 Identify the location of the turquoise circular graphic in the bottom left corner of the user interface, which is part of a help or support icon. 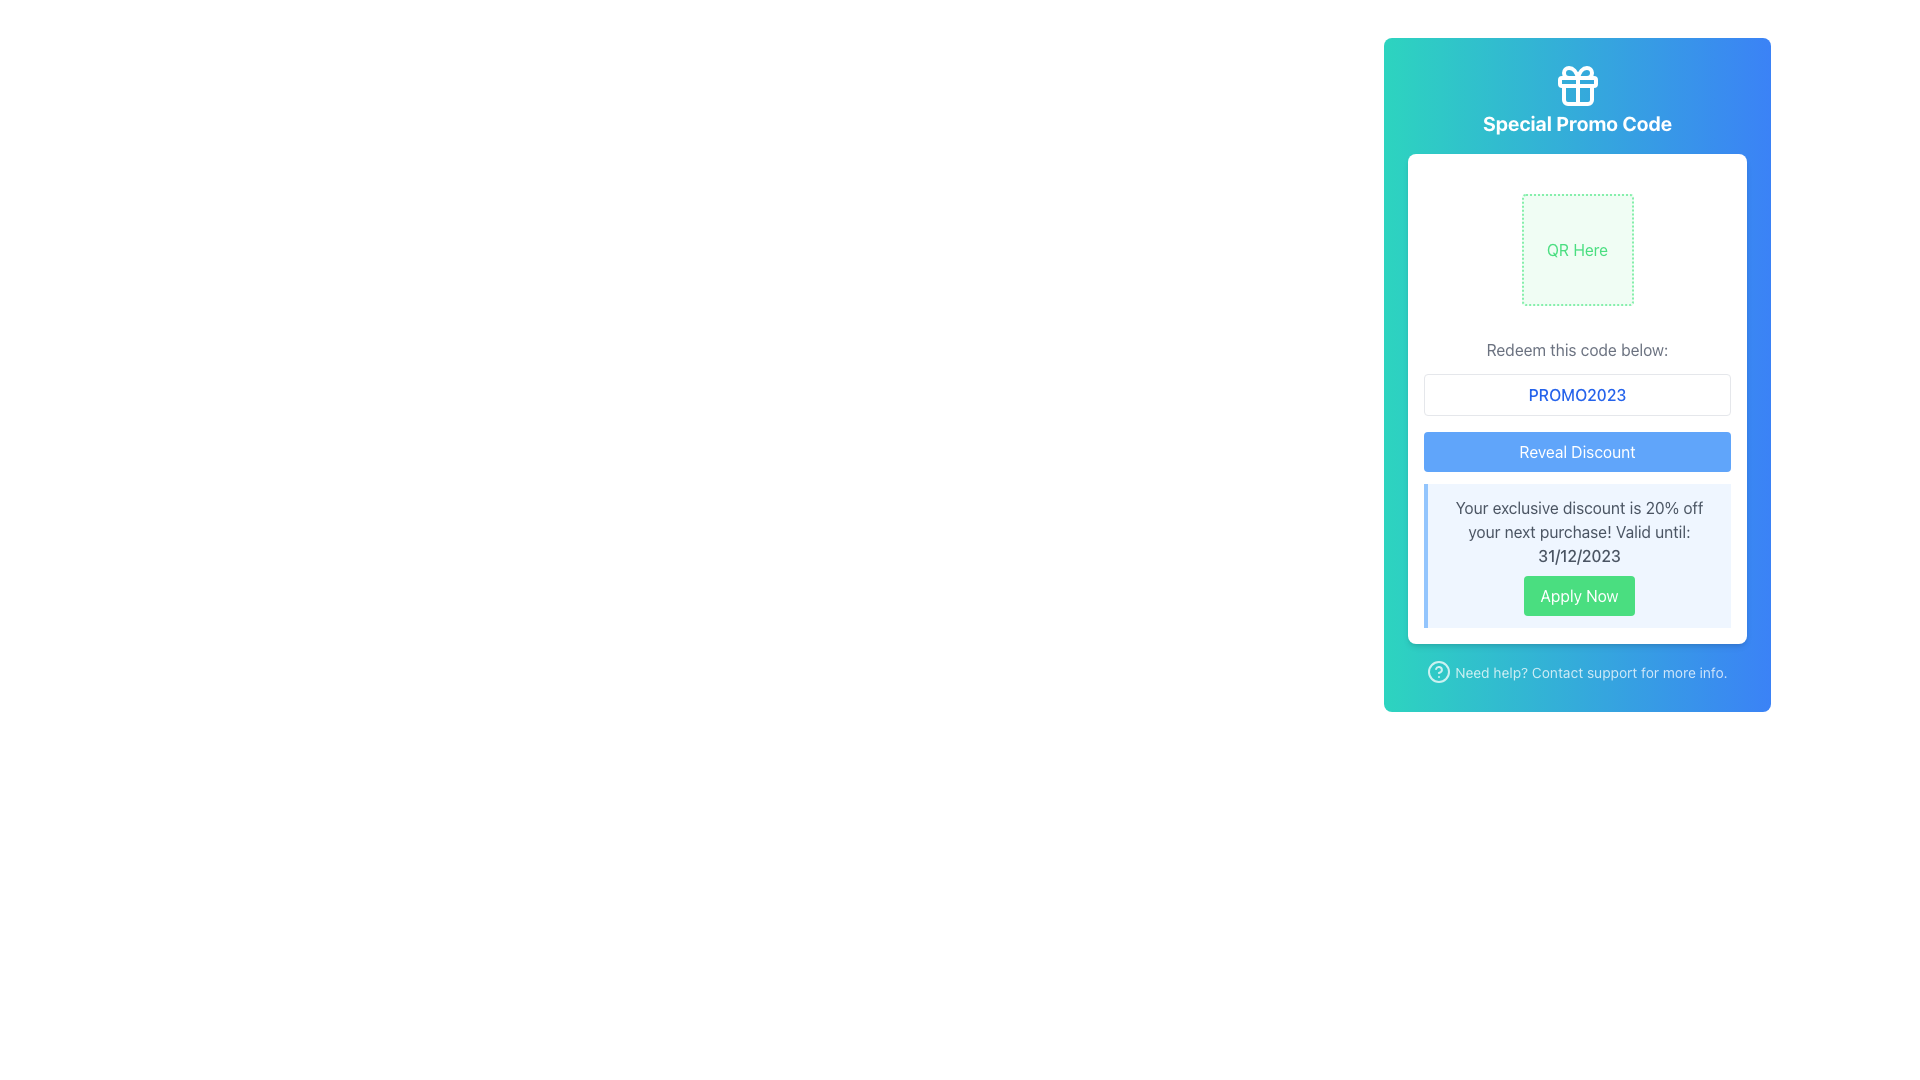
(1438, 671).